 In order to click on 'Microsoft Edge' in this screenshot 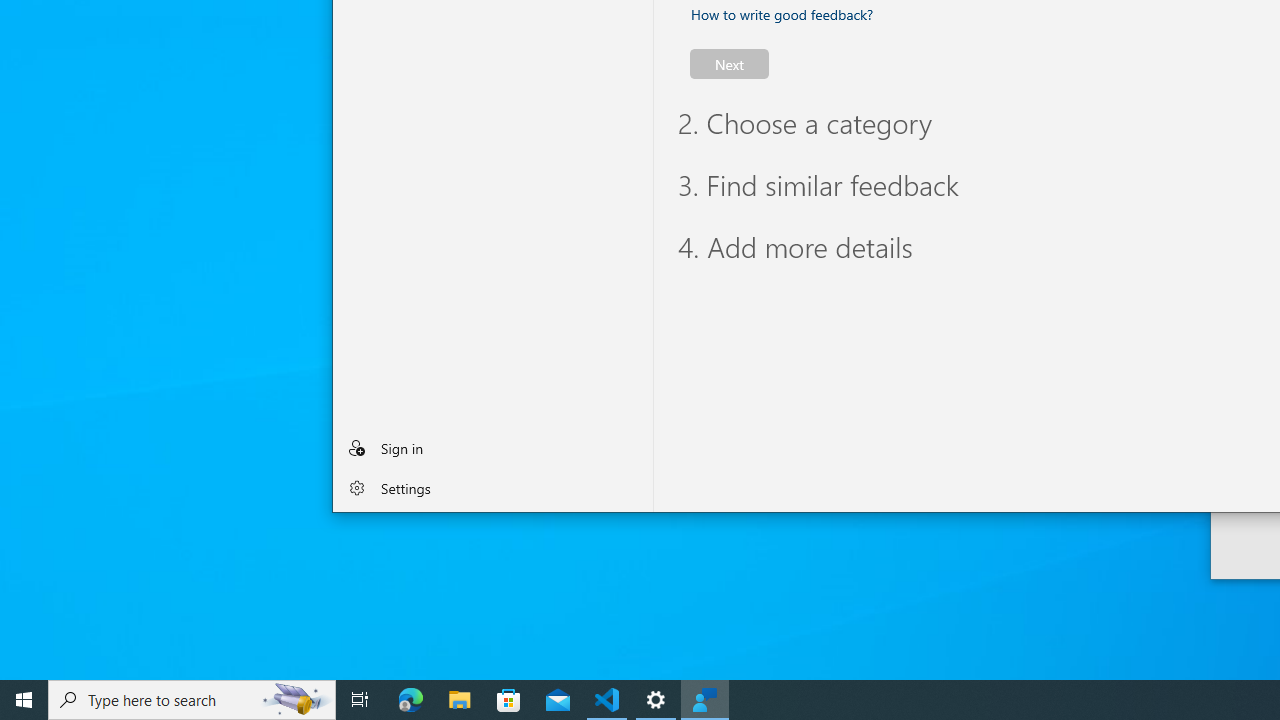, I will do `click(410, 698)`.